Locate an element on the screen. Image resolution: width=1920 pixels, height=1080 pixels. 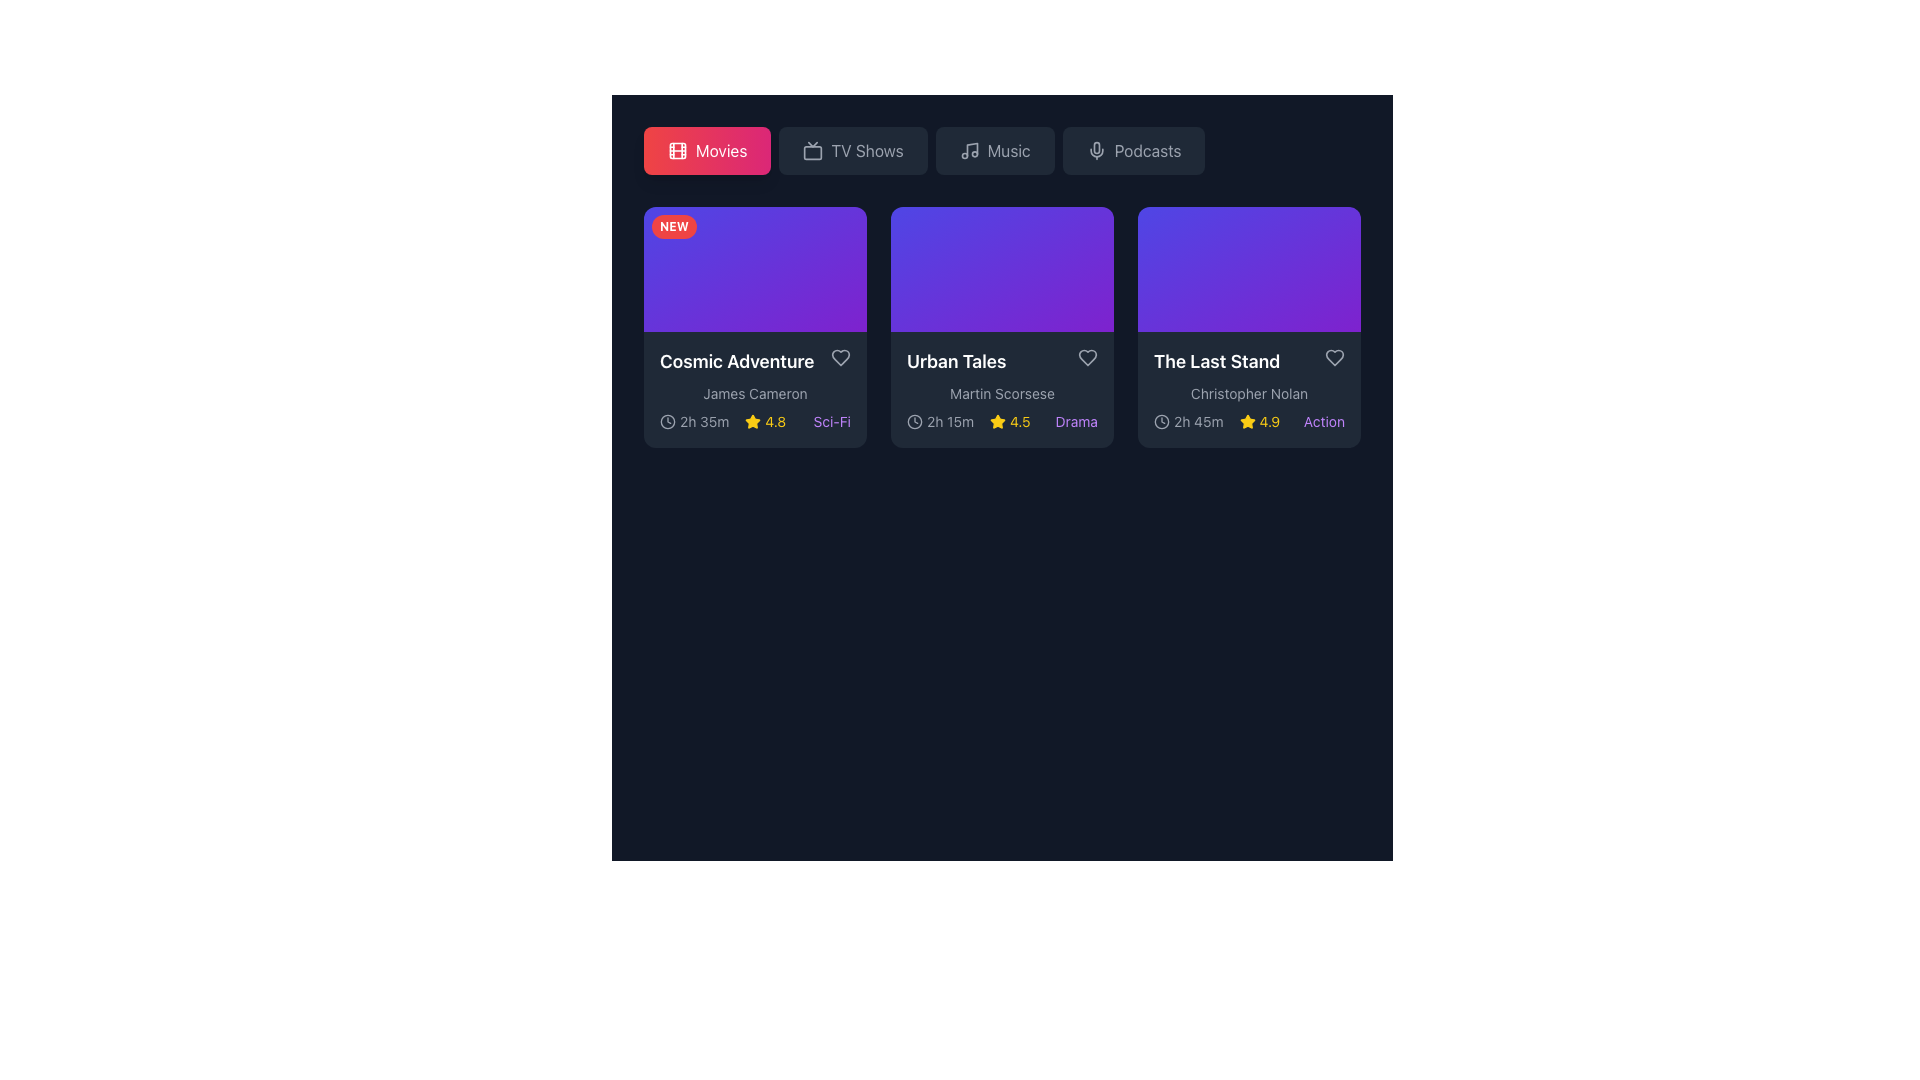
the analog clock icon with a circular outline located in the 'Cosmic Adventure' card, next to the duration text '2h 35m' is located at coordinates (667, 420).